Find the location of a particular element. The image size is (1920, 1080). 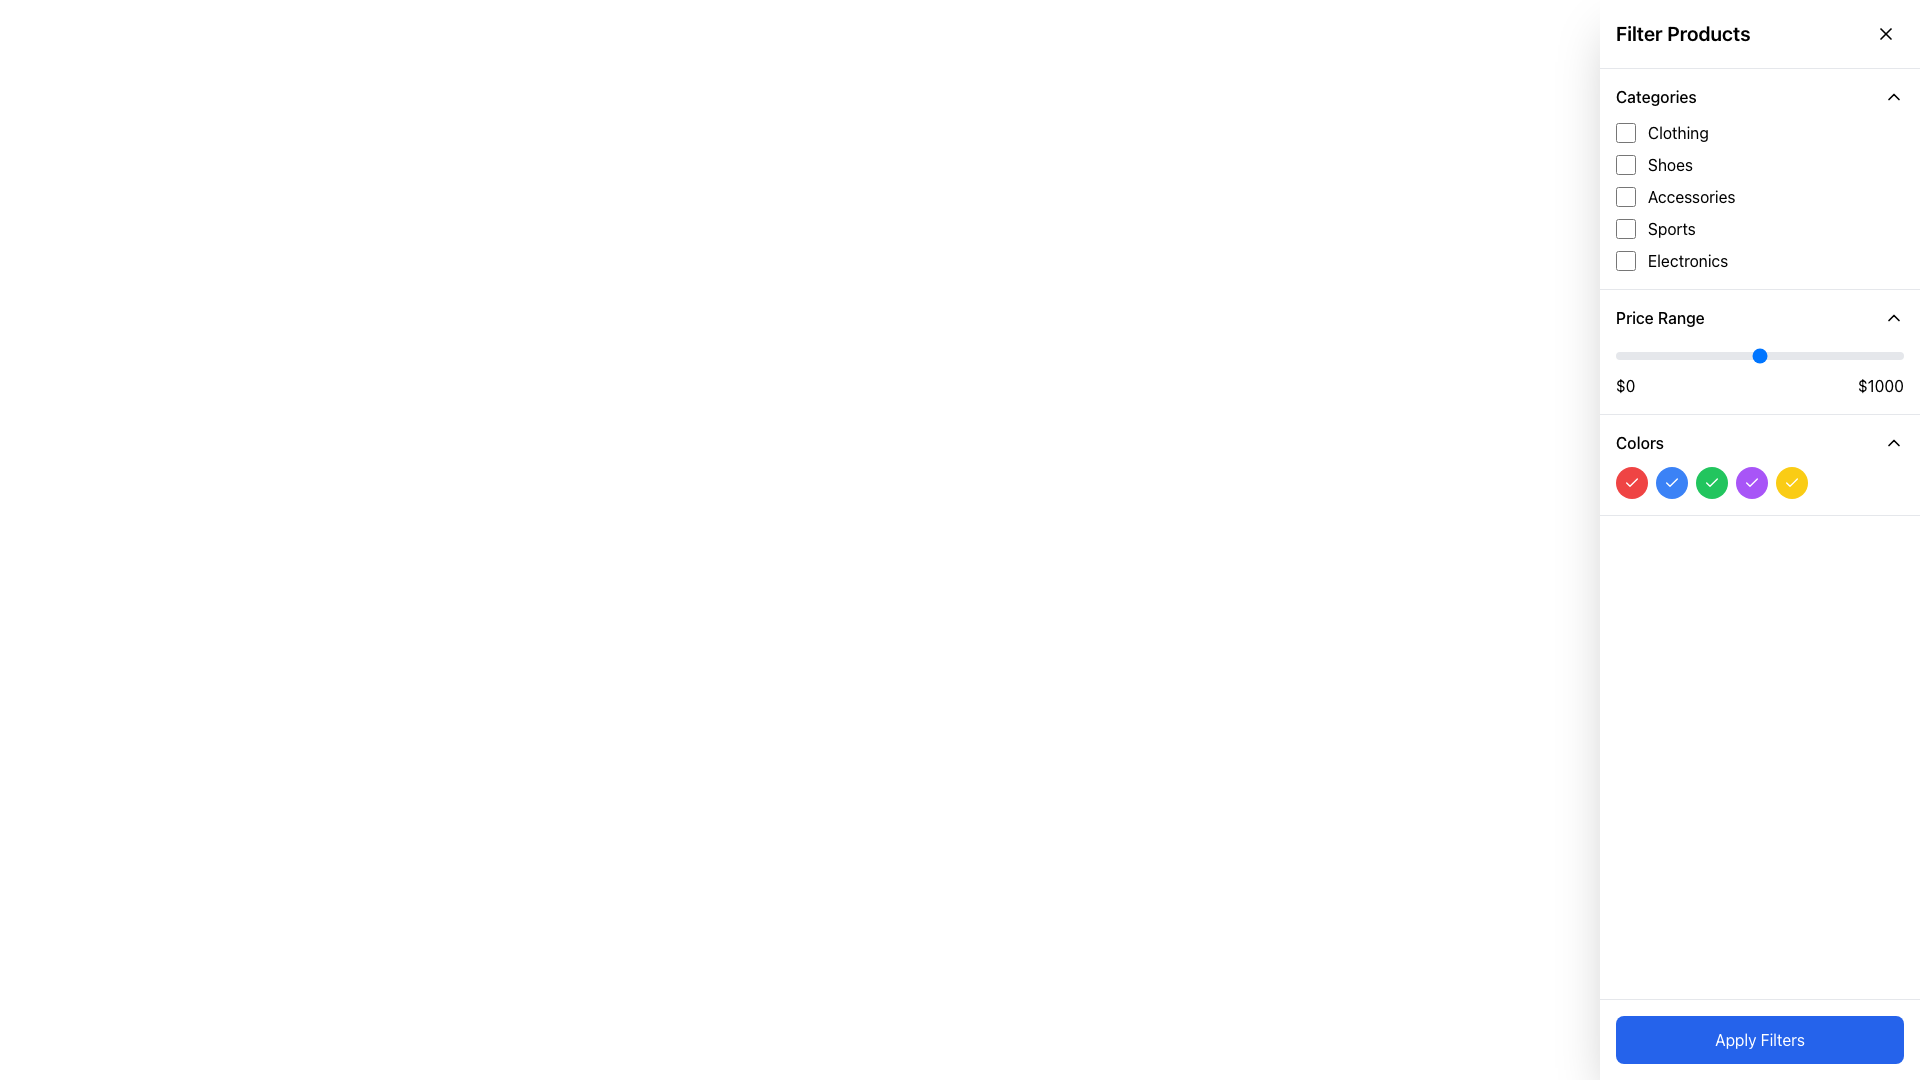

the collapse icon located to the right of the 'Price Range' label in the filter options section is located at coordinates (1893, 316).